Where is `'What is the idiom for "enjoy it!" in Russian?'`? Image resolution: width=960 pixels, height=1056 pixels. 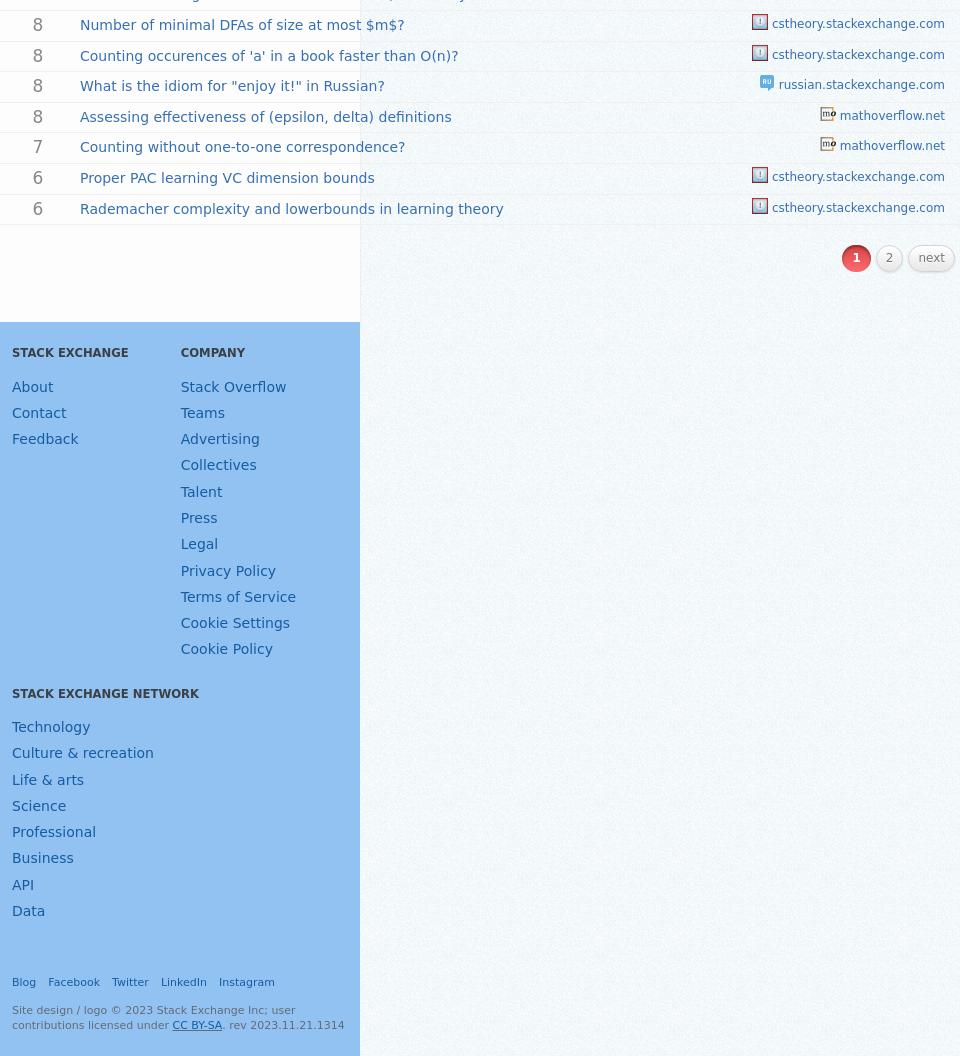
'What is the idiom for "enjoy it!" in Russian?' is located at coordinates (232, 84).